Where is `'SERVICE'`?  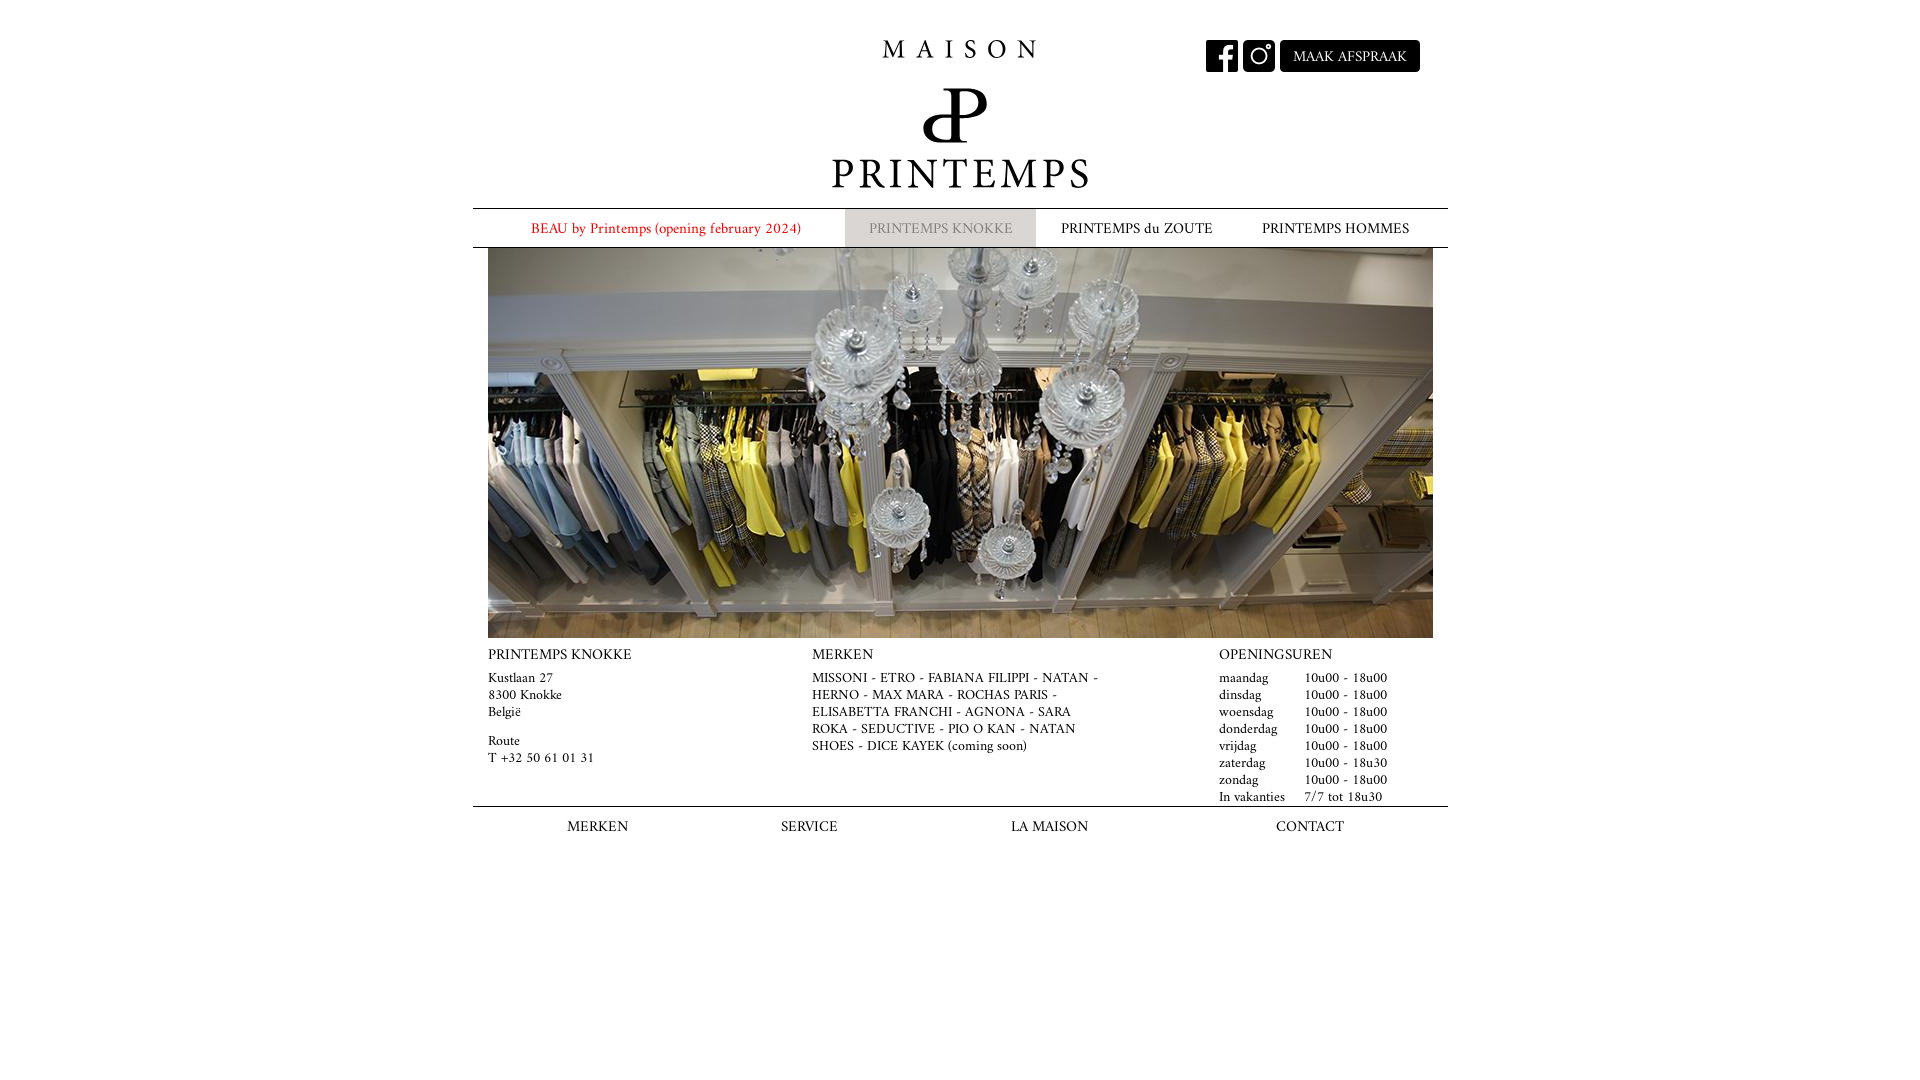 'SERVICE' is located at coordinates (706, 825).